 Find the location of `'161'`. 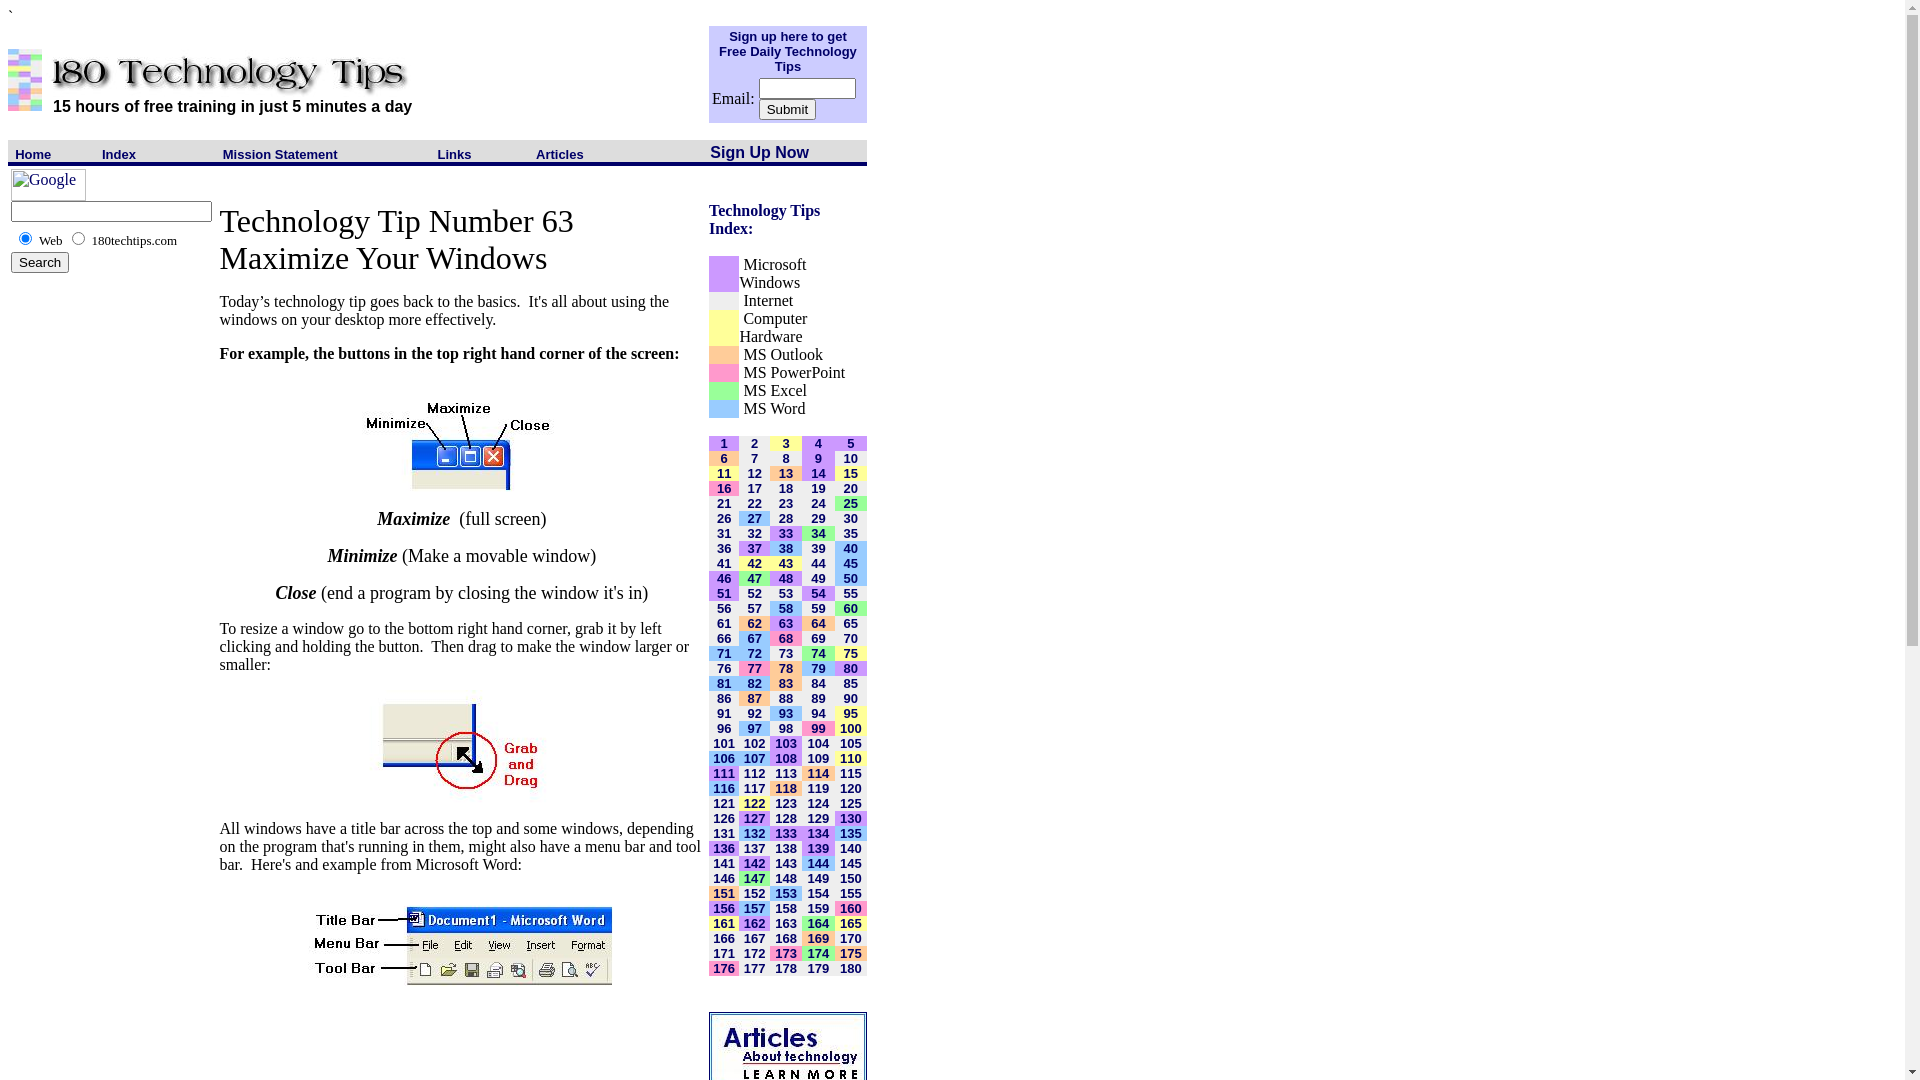

'161' is located at coordinates (723, 922).